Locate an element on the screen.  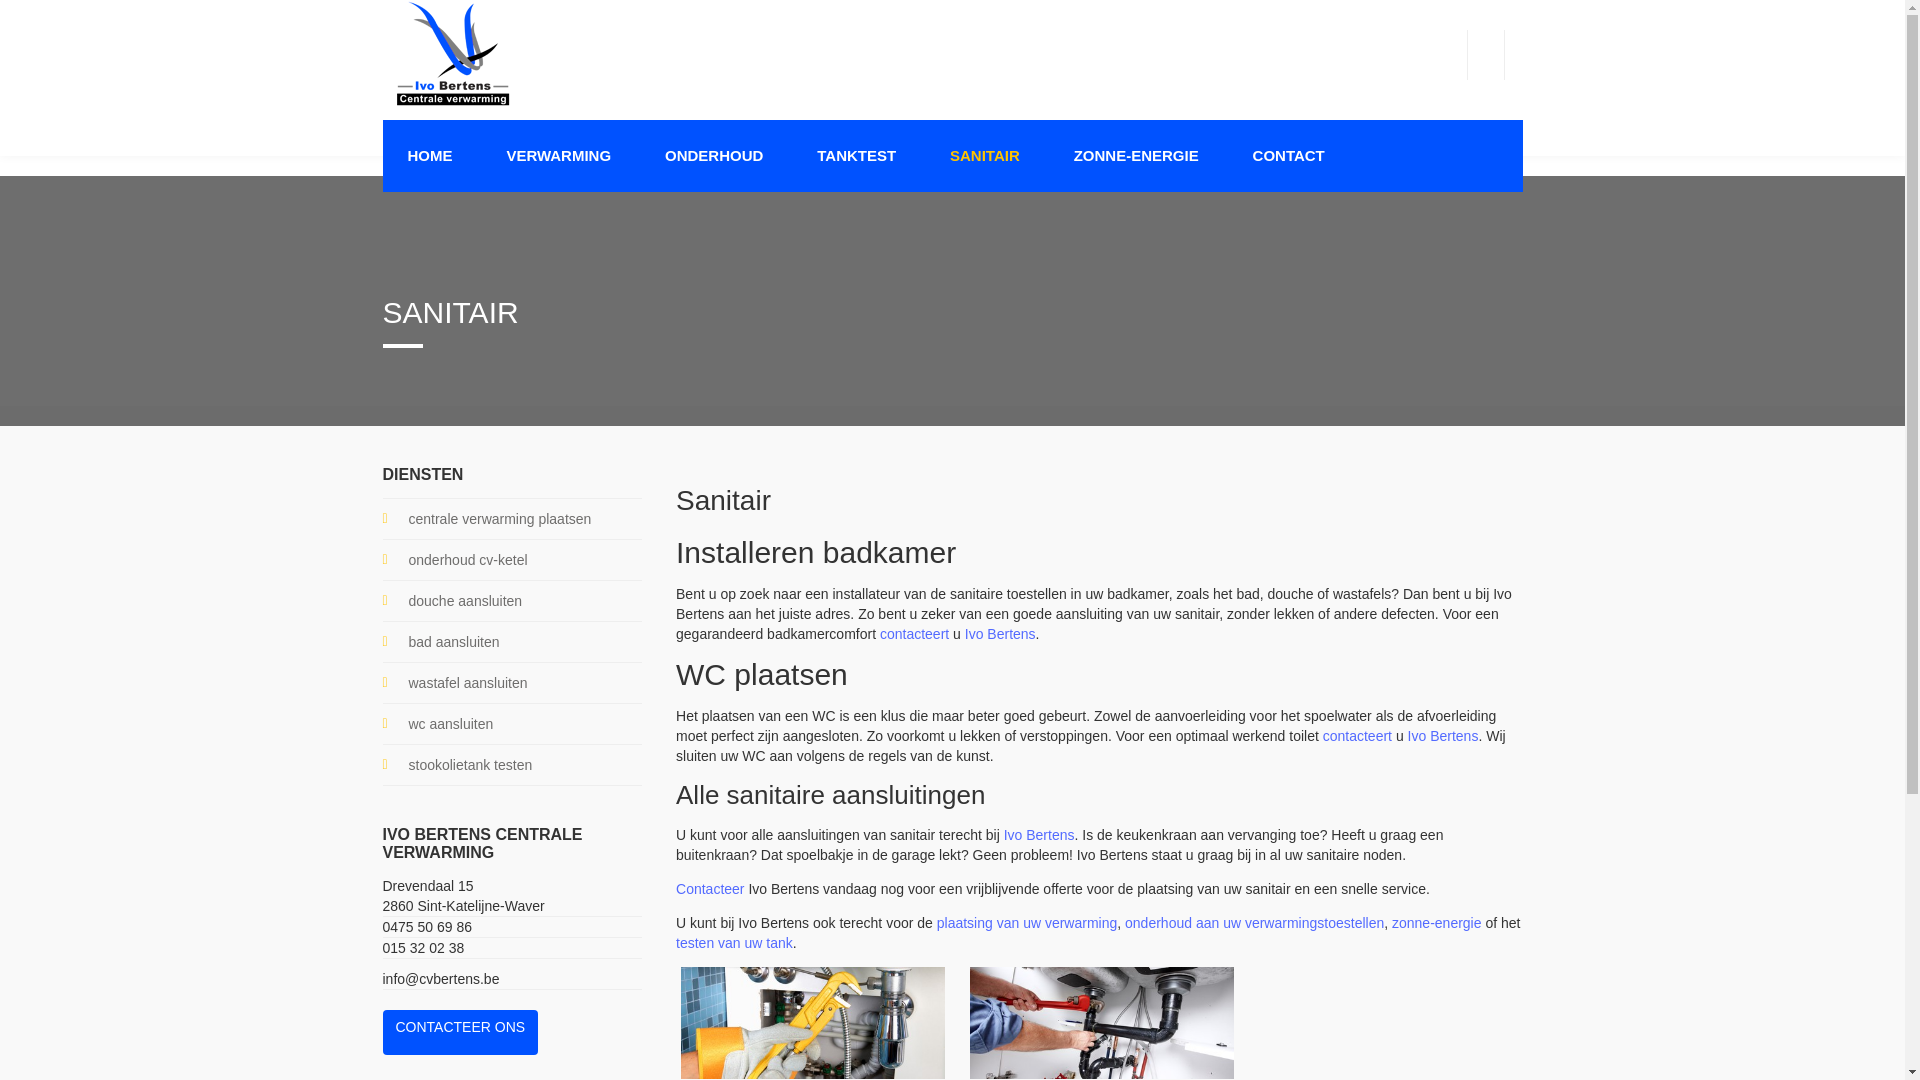
'plaatsing van uw verwarming' is located at coordinates (1027, 921).